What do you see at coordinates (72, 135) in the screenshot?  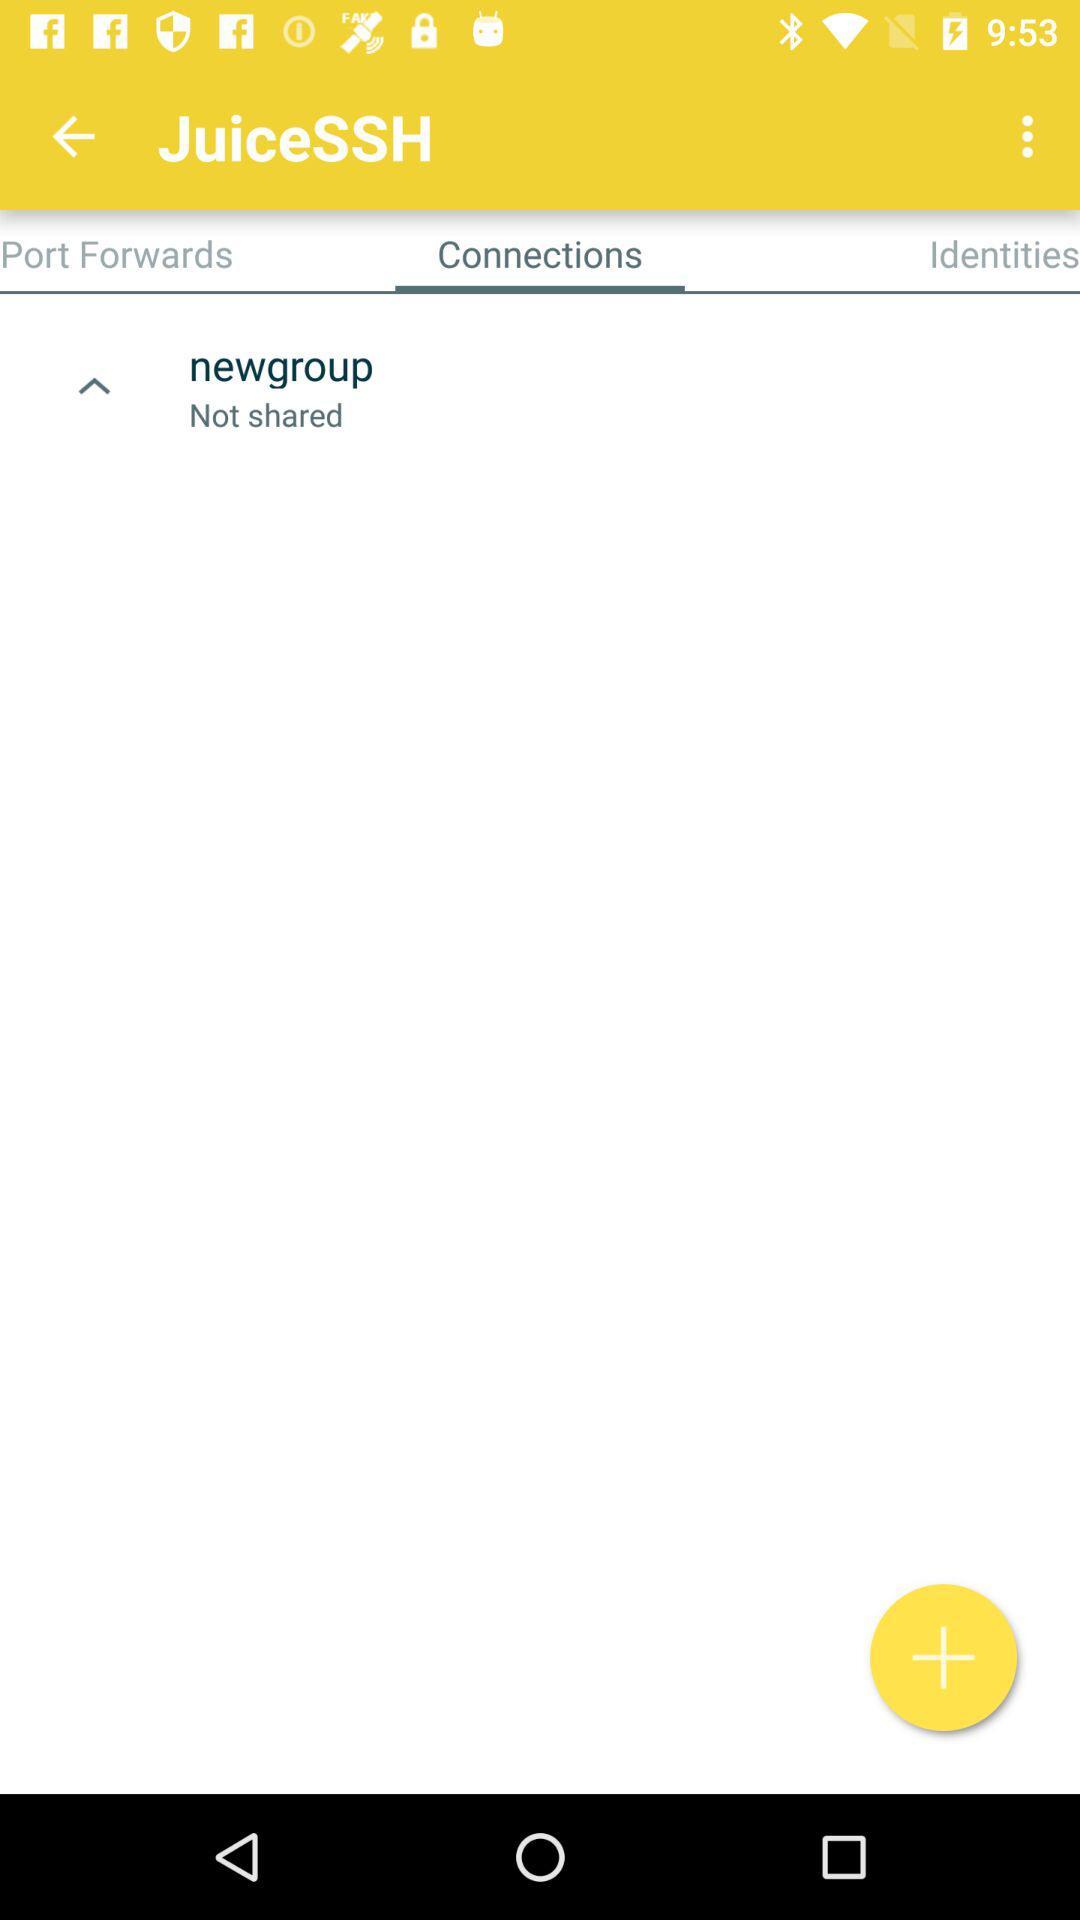 I see `the icon above port forwards app` at bounding box center [72, 135].